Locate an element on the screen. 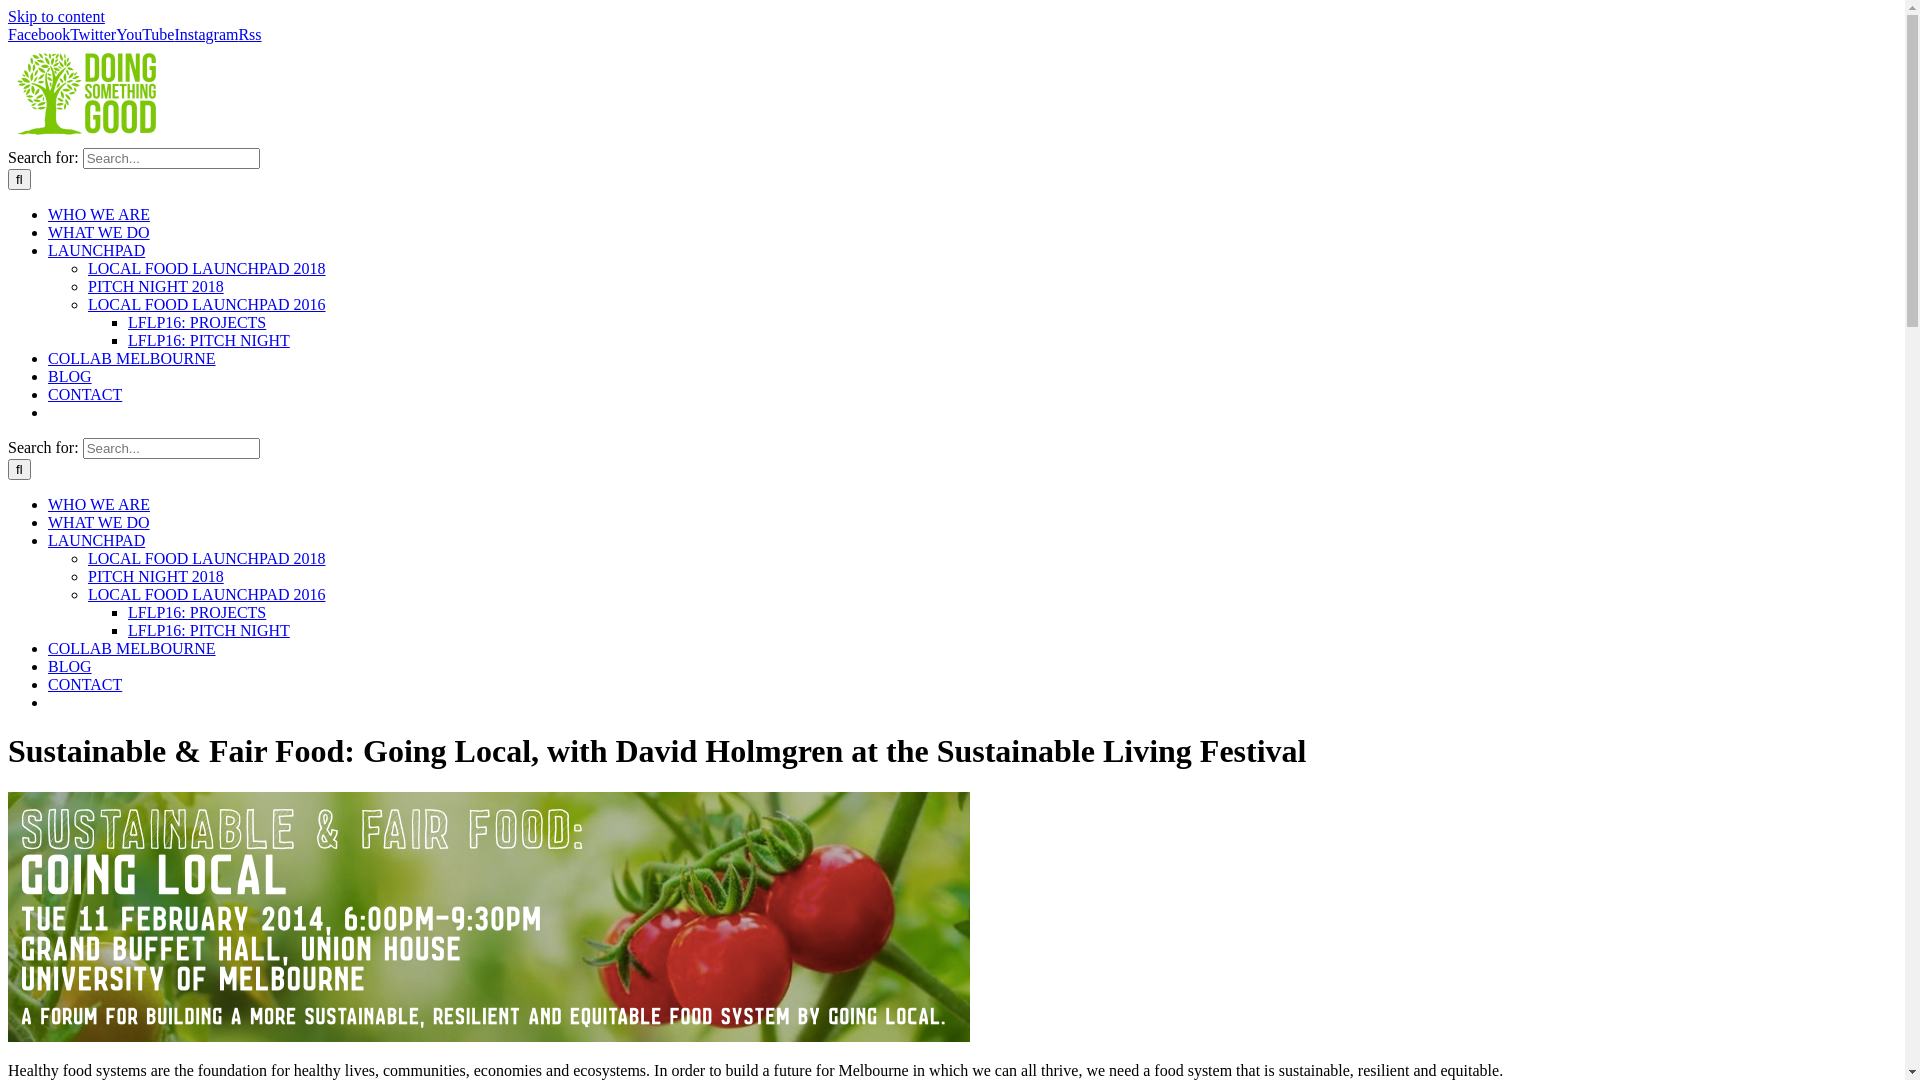  'COLLAB MELBOURNE' is located at coordinates (131, 648).